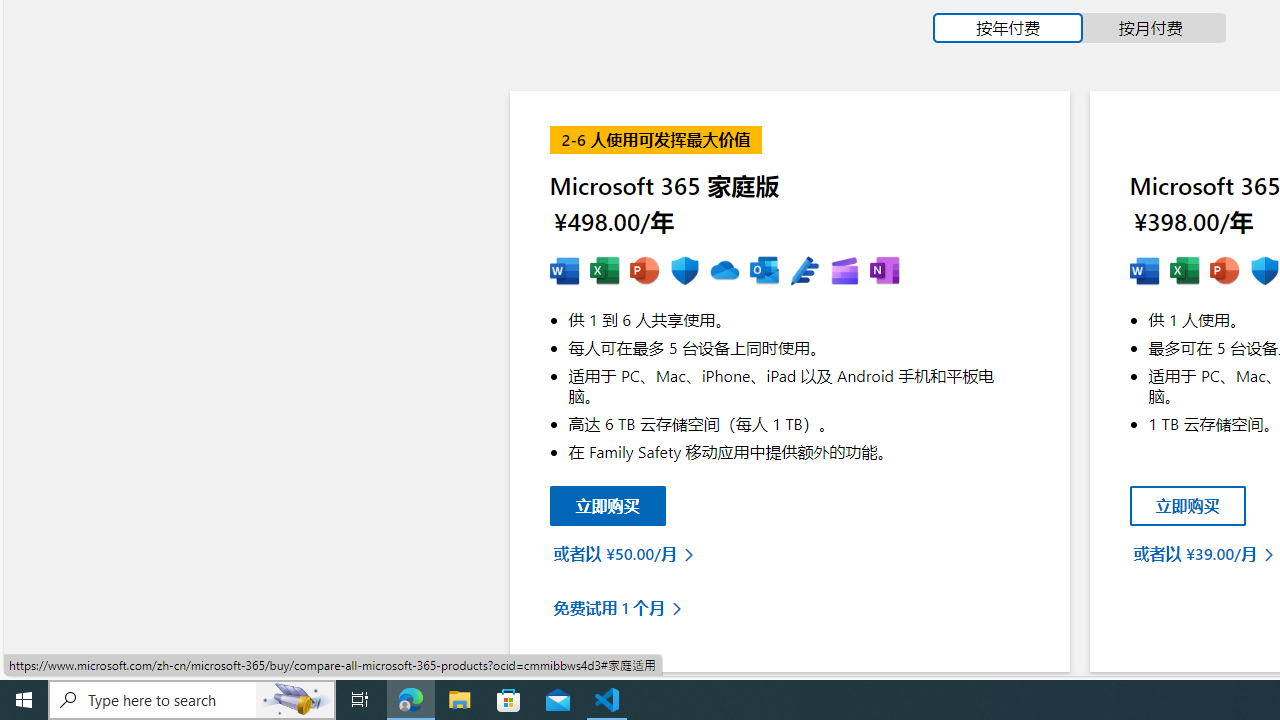 The width and height of the screenshot is (1280, 720). I want to click on 'MS Powerpoint', so click(644, 271).